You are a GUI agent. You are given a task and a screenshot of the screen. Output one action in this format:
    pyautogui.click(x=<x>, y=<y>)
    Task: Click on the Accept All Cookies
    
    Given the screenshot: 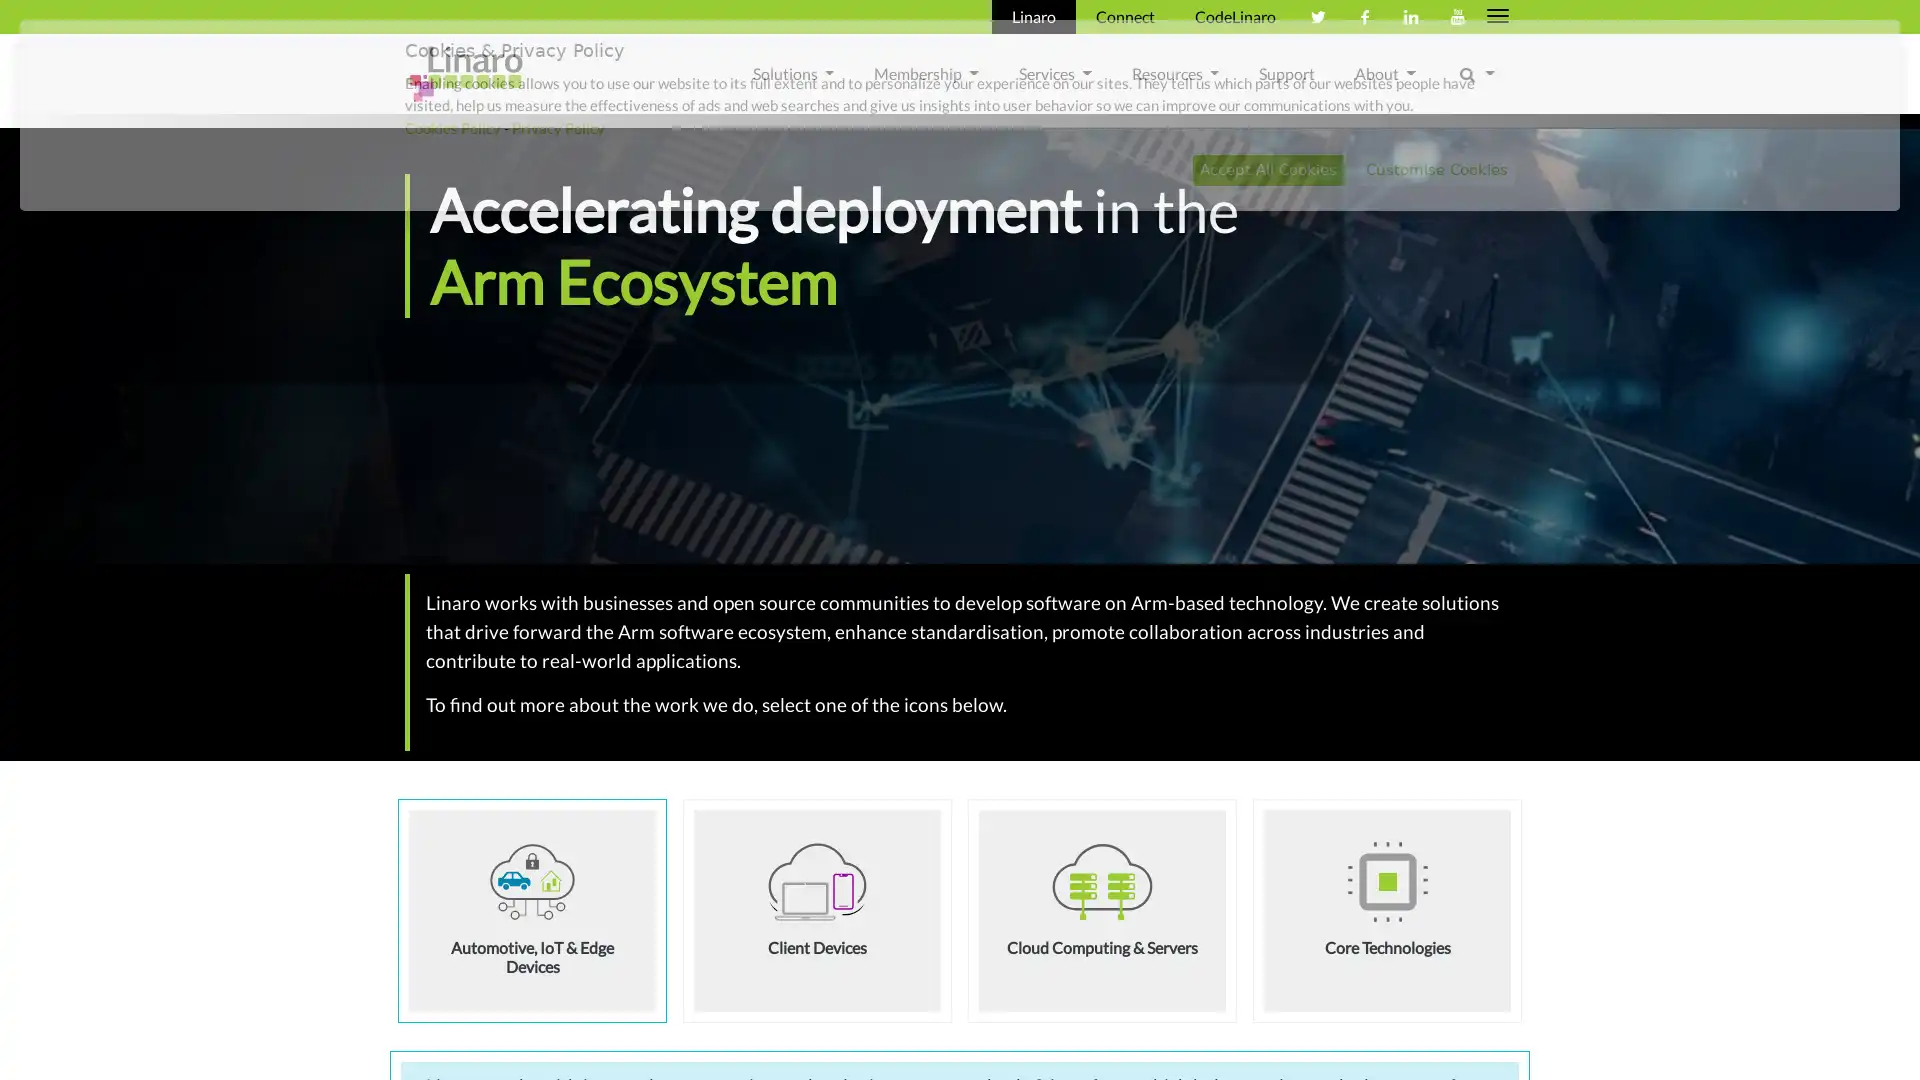 What is the action you would take?
    pyautogui.click(x=1267, y=169)
    